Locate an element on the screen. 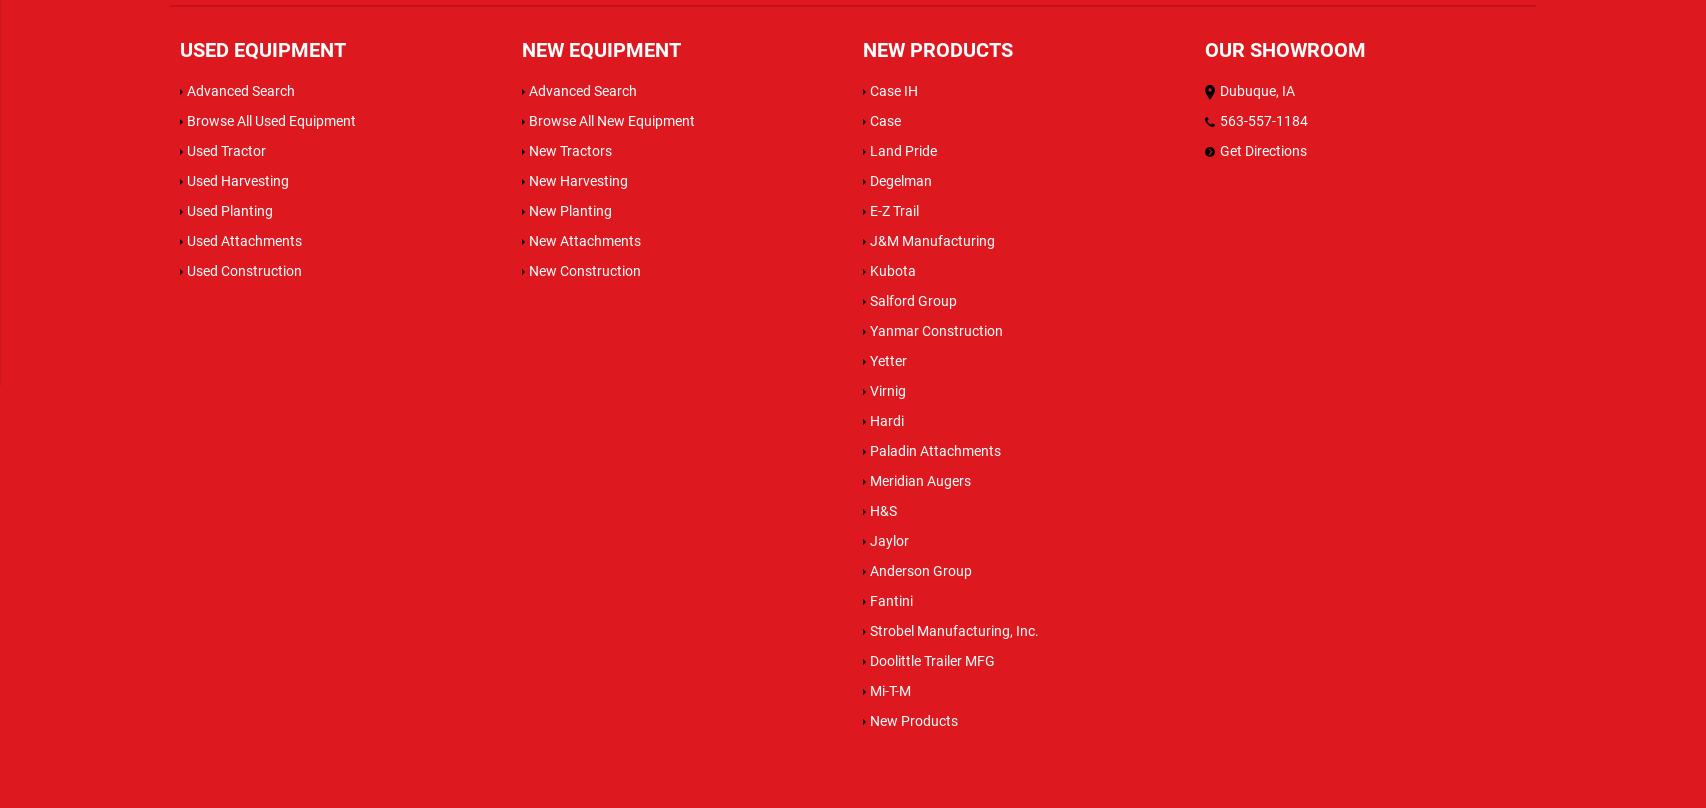 This screenshot has height=808, width=1706. 'Anderson Group' is located at coordinates (921, 568).